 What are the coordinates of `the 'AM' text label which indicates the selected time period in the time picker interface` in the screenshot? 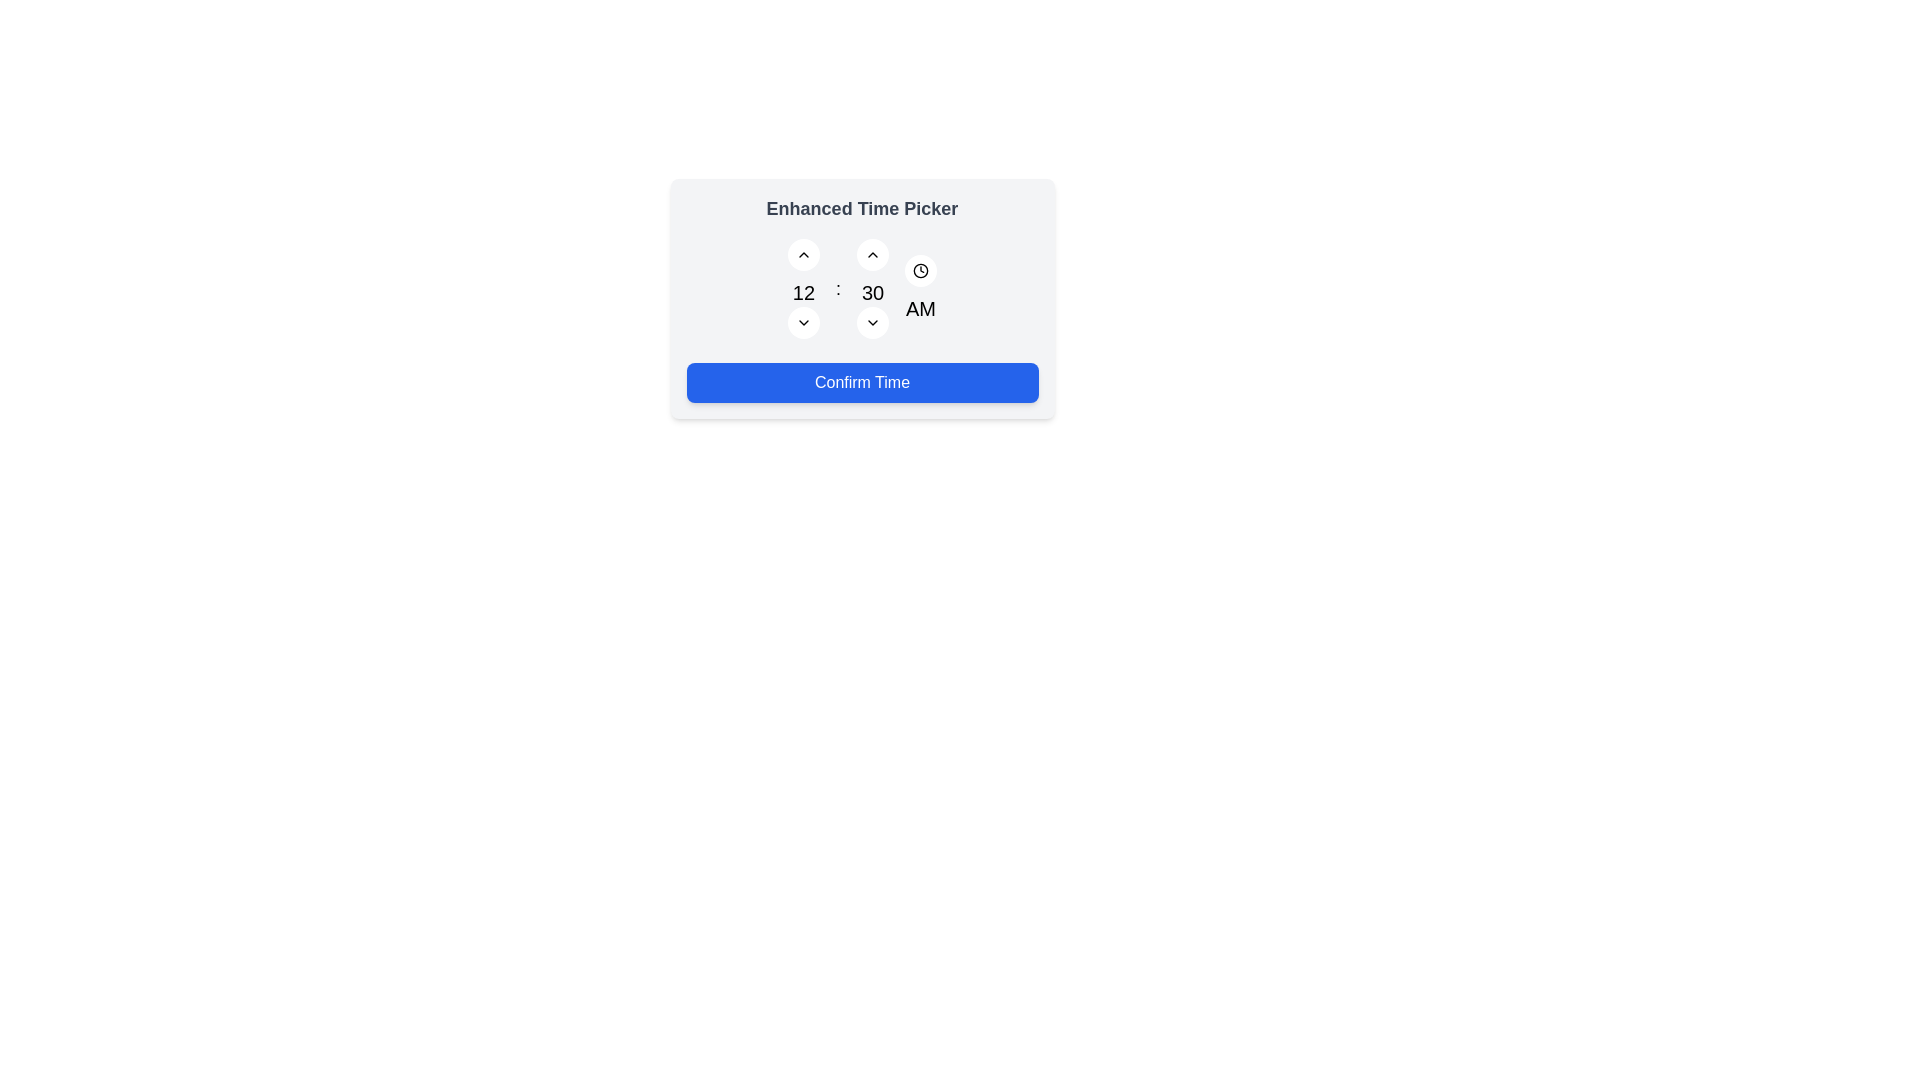 It's located at (920, 308).